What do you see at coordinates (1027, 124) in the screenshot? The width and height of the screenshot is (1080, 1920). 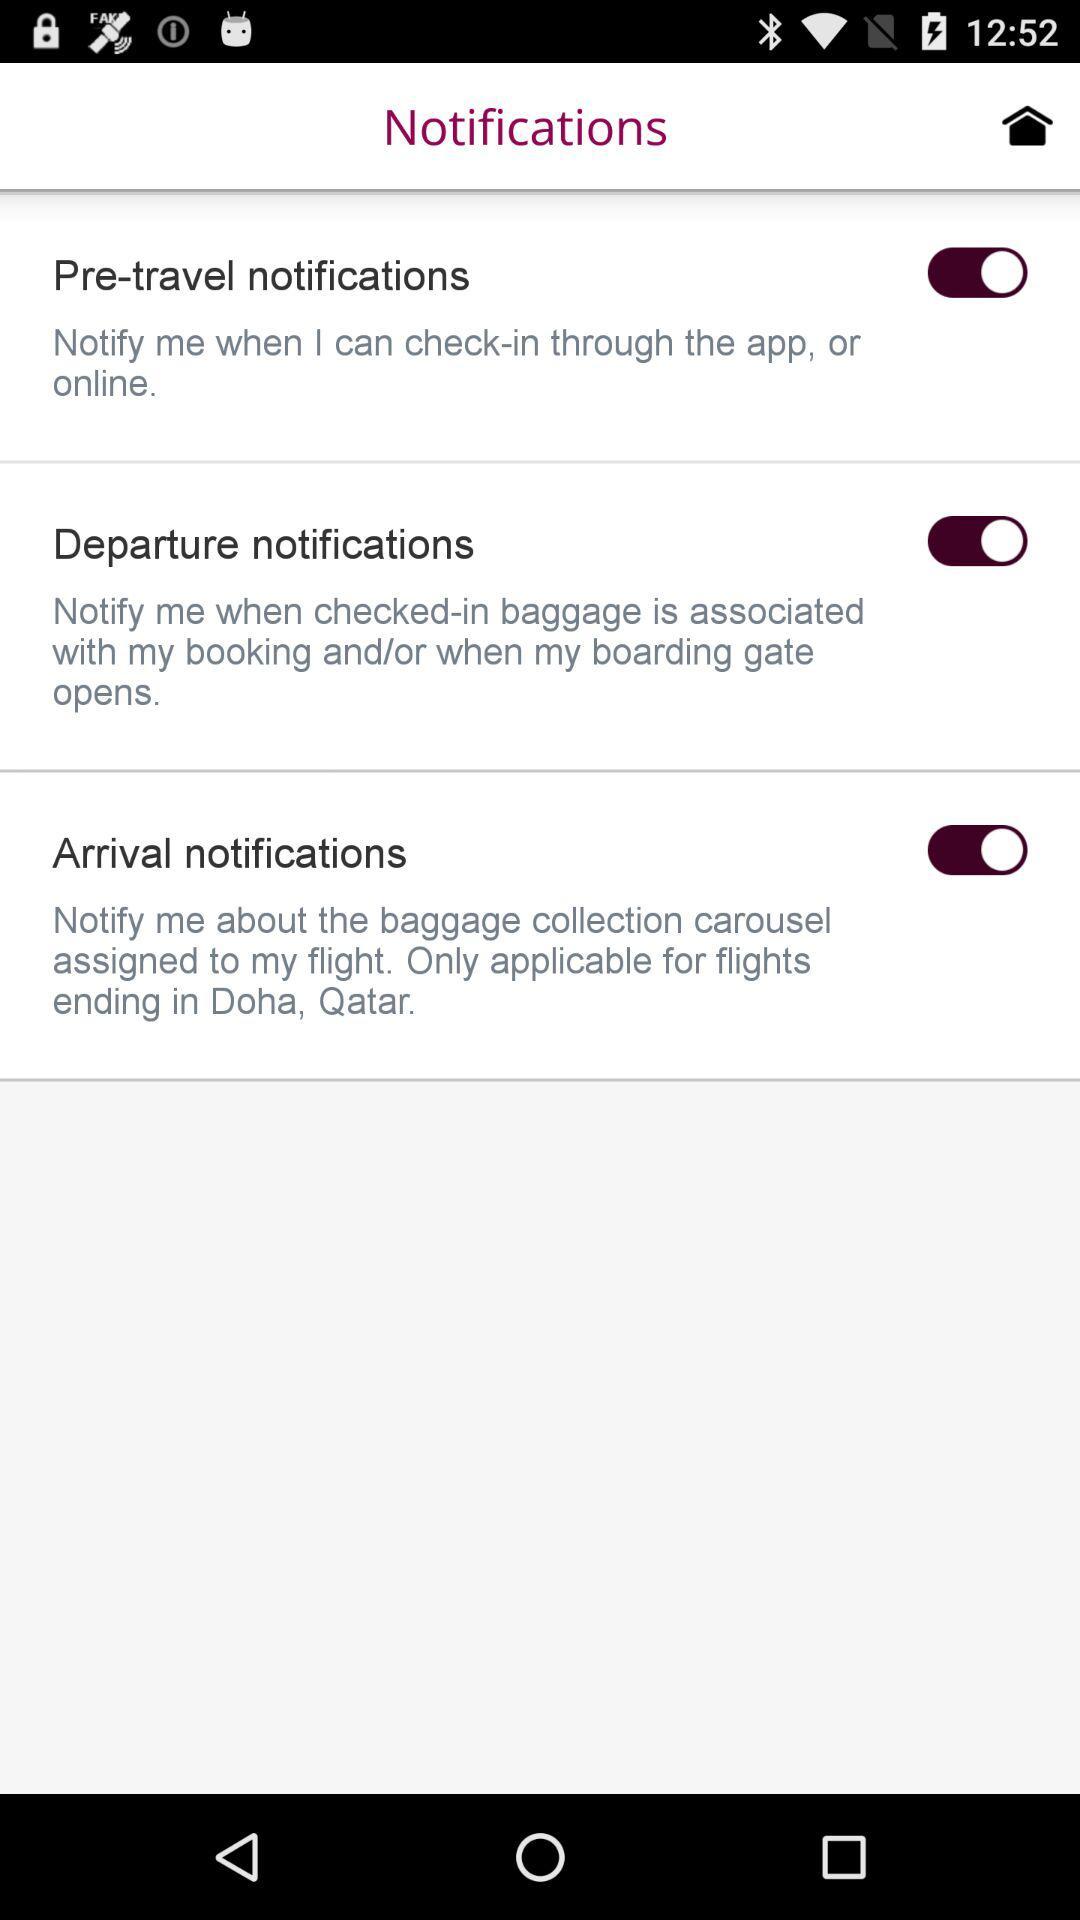 I see `icon next to notifications icon` at bounding box center [1027, 124].